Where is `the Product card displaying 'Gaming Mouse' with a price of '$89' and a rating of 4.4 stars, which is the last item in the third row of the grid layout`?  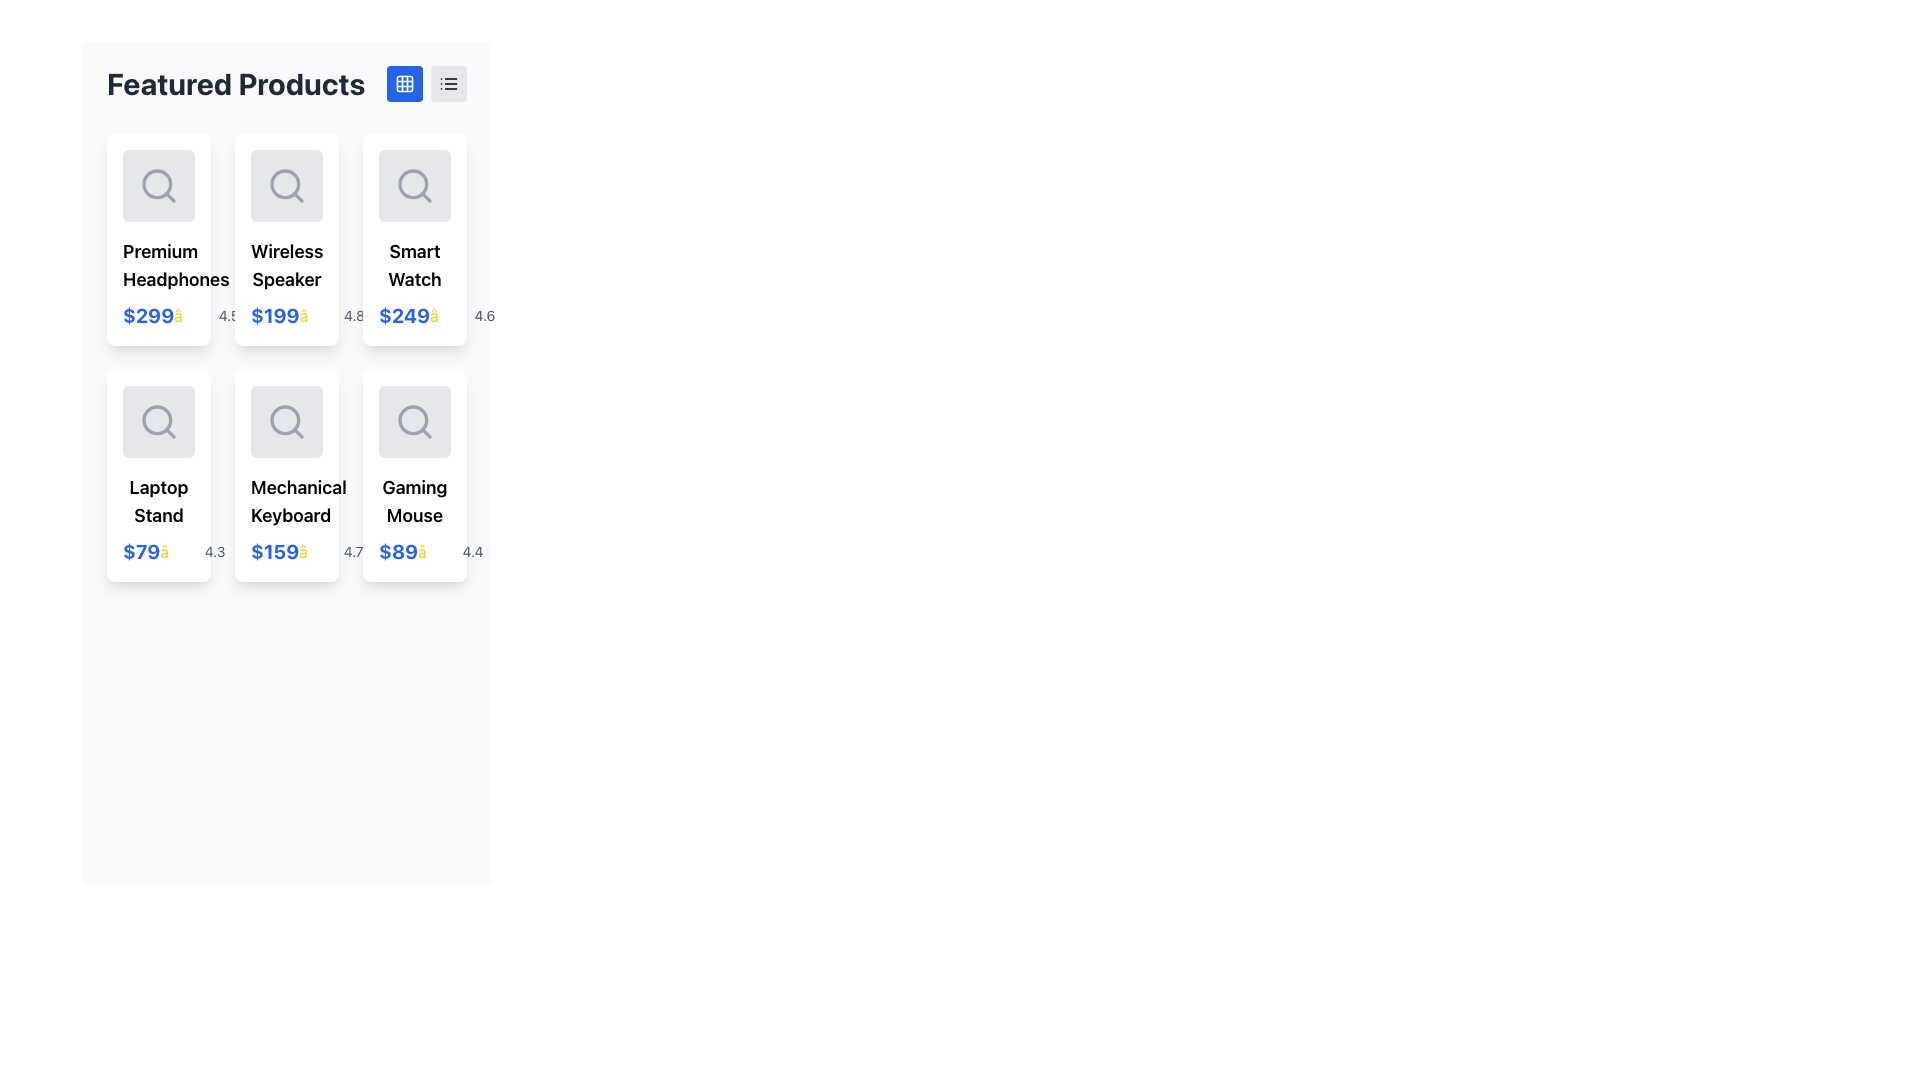
the Product card displaying 'Gaming Mouse' with a price of '$89' and a rating of 4.4 stars, which is the last item in the third row of the grid layout is located at coordinates (413, 475).